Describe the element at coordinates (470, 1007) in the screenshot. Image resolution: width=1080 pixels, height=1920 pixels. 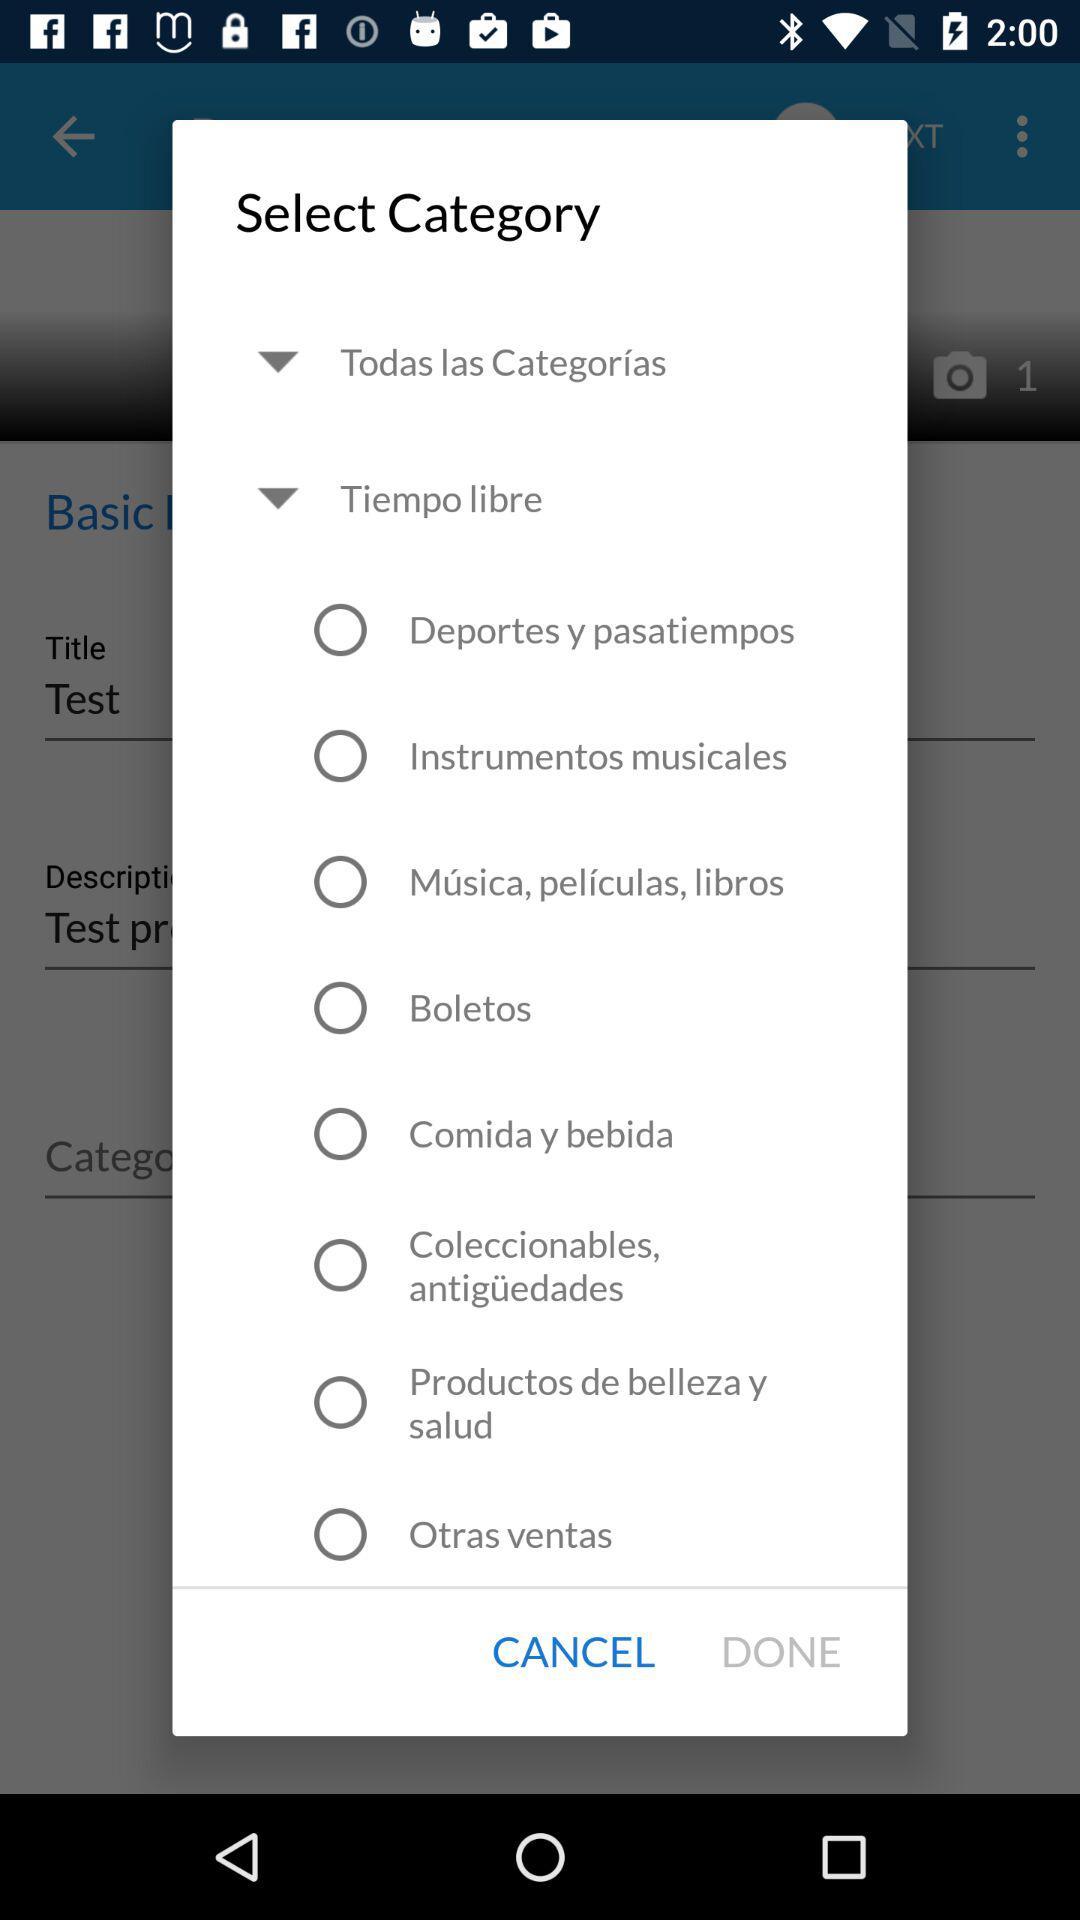
I see `boletos icon` at that location.